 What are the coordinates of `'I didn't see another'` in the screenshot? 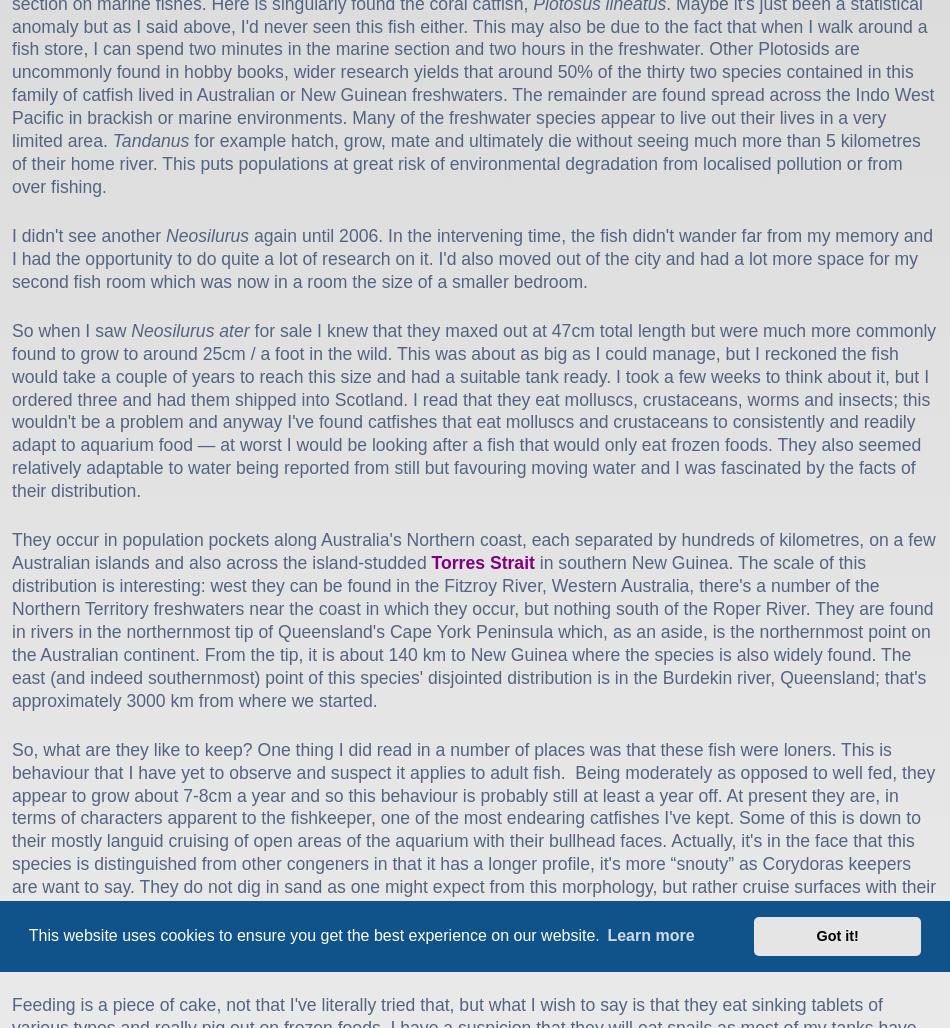 It's located at (11, 234).